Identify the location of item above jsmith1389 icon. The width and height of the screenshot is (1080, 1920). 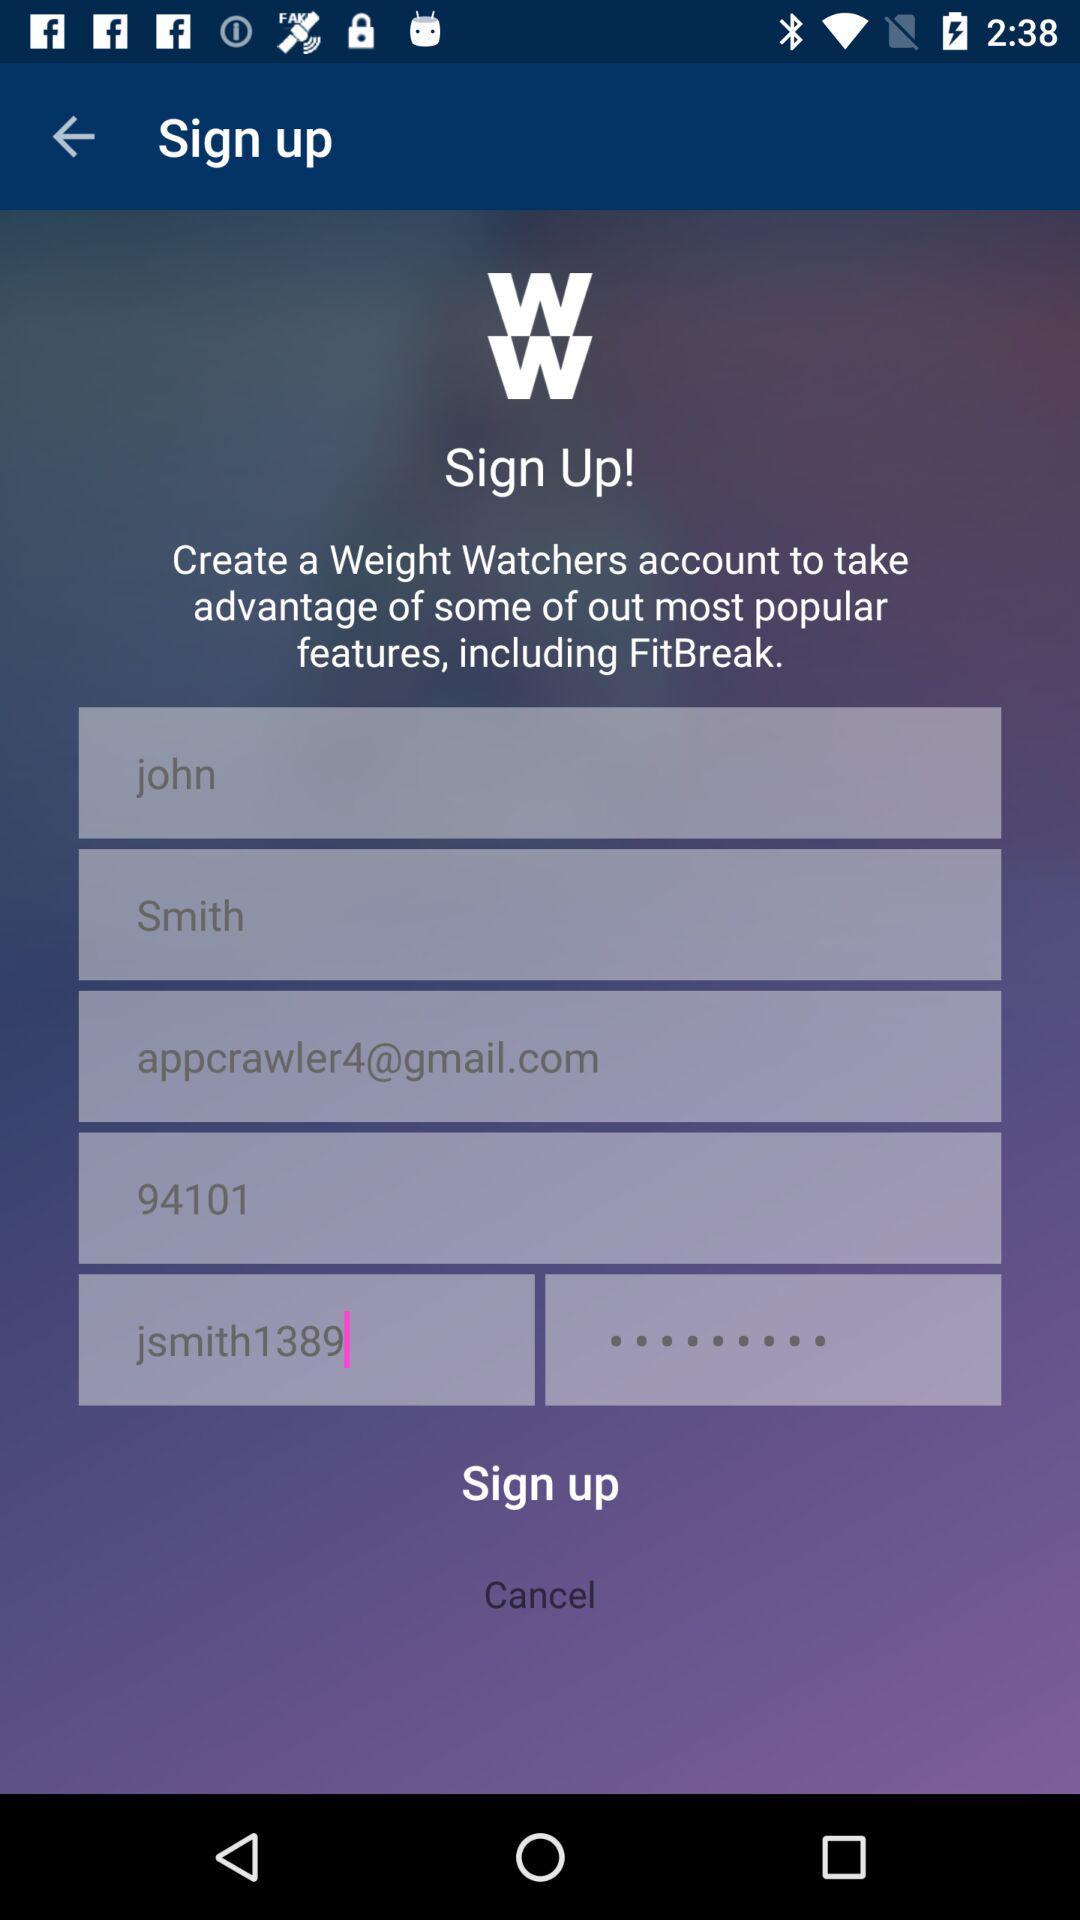
(540, 1198).